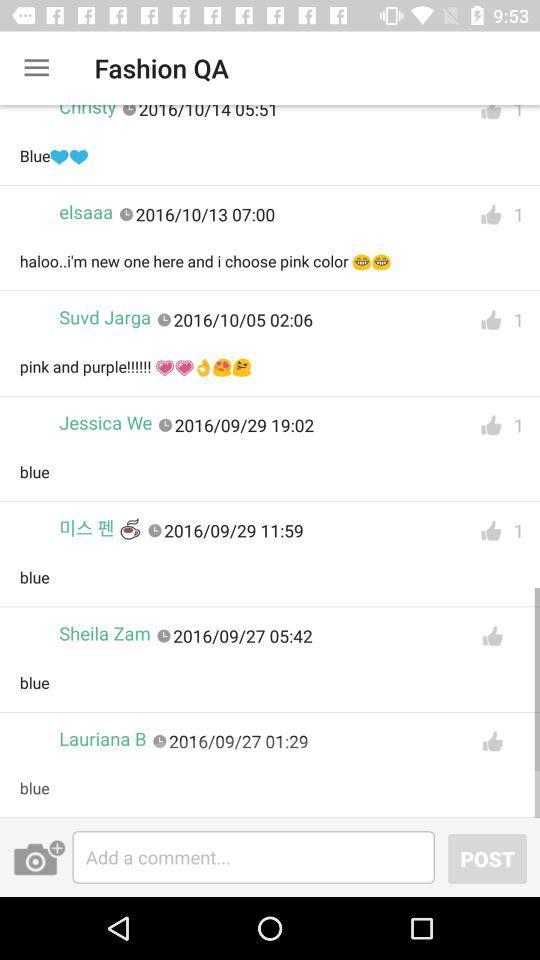 Image resolution: width=540 pixels, height=960 pixels. Describe the element at coordinates (490, 215) in the screenshot. I see `like comment` at that location.